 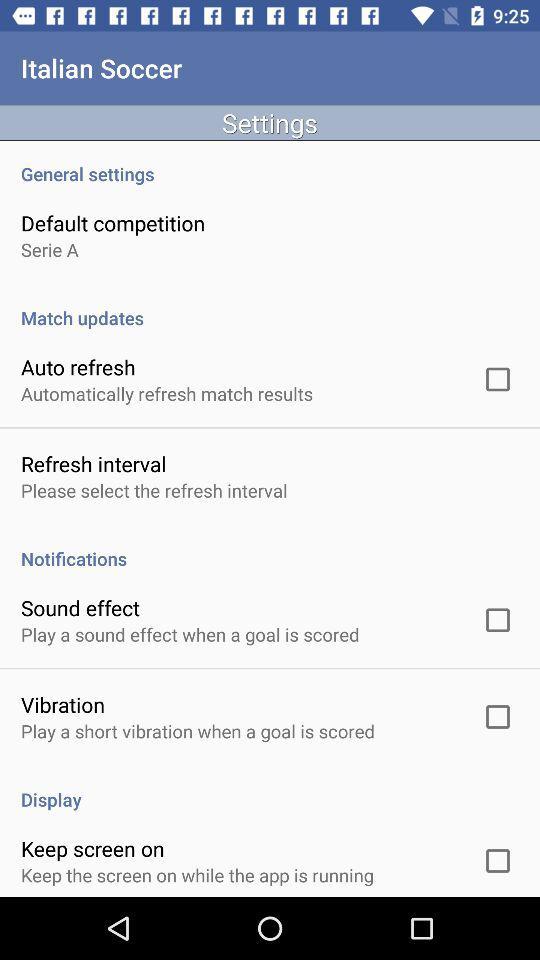 I want to click on item above the keep screen on icon, so click(x=270, y=789).